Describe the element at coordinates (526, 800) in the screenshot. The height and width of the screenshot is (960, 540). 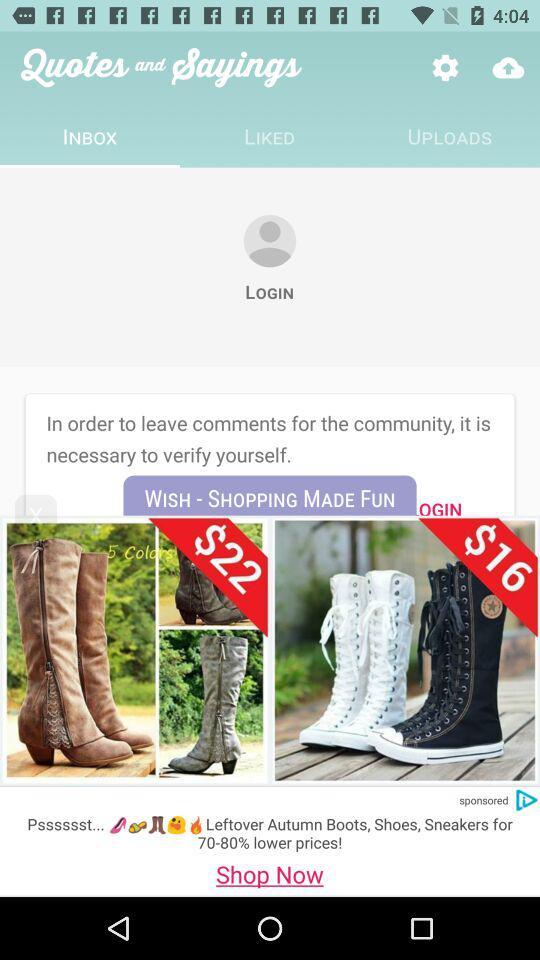
I see `the play icon` at that location.